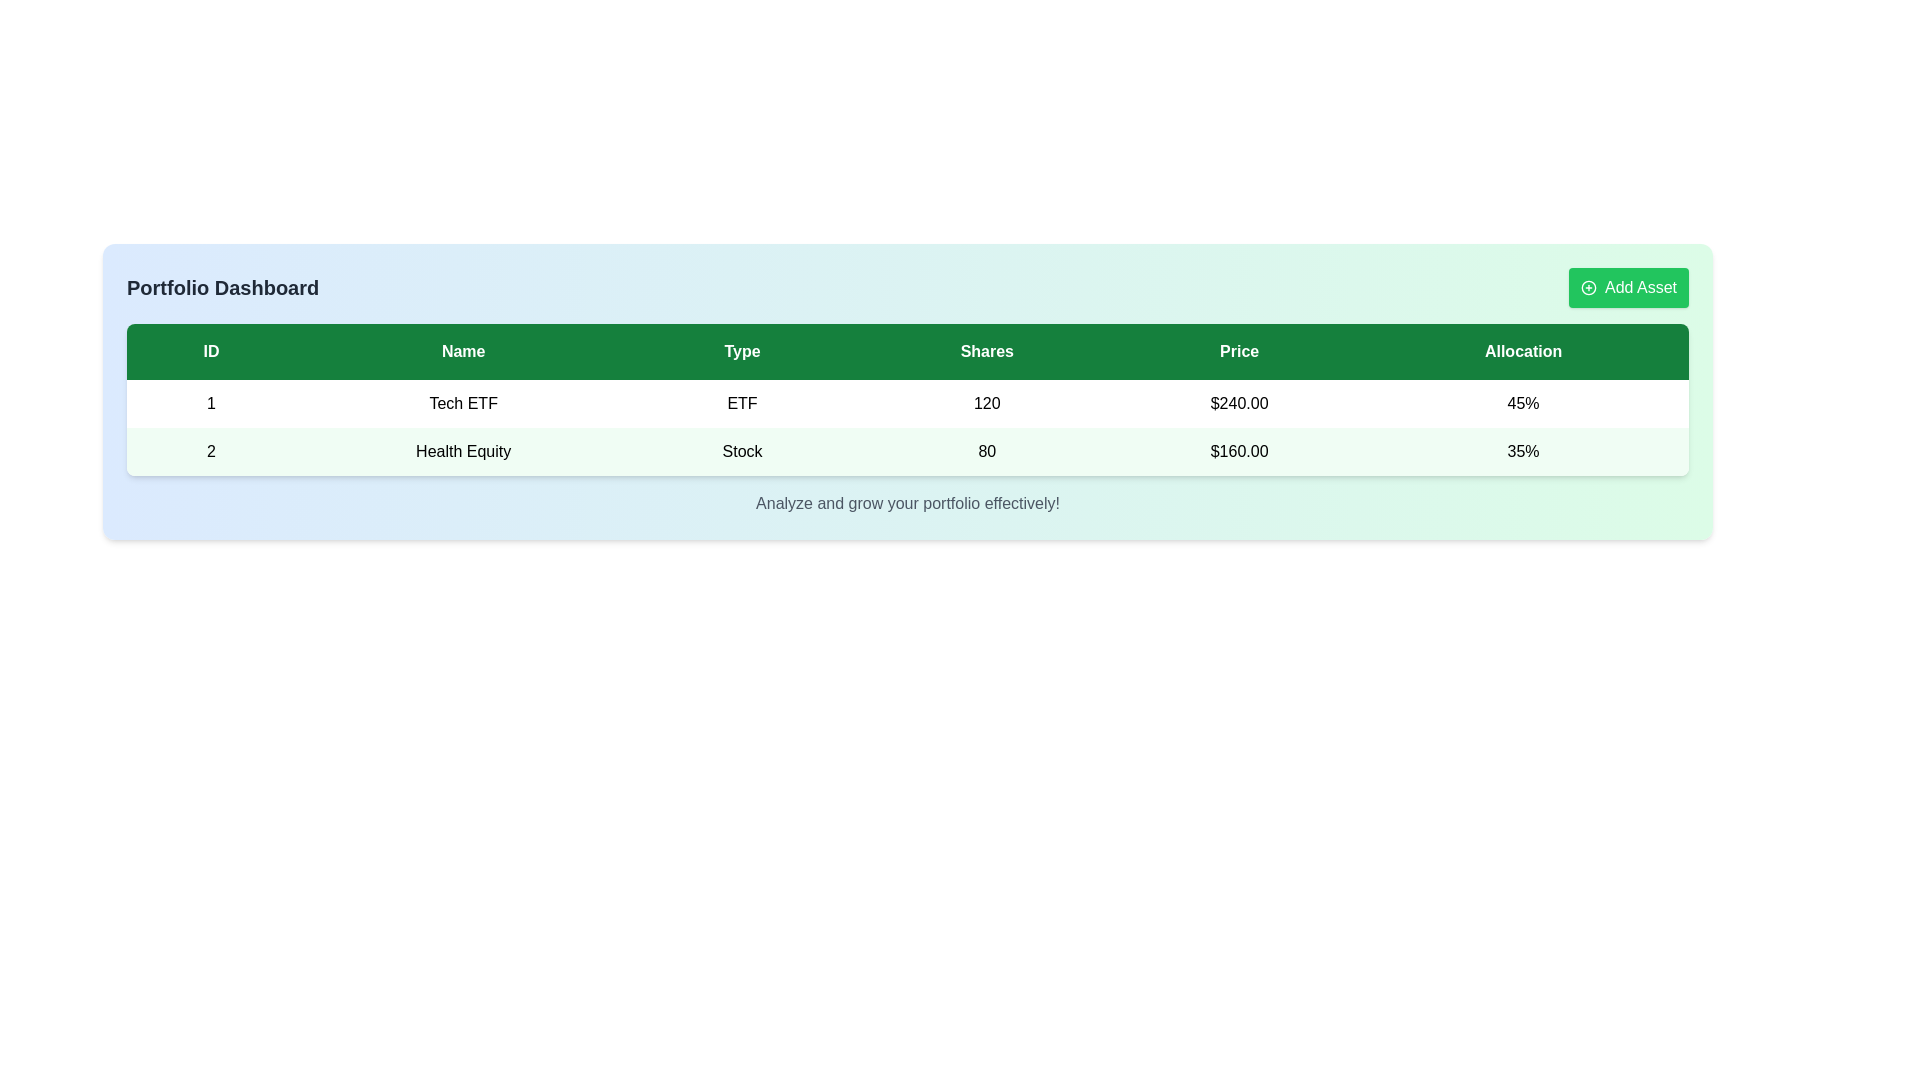 The image size is (1920, 1080). I want to click on the '35%' text label displayed in black on a light green background, located in the 'Allocation' column of the table's second row, so click(1522, 451).